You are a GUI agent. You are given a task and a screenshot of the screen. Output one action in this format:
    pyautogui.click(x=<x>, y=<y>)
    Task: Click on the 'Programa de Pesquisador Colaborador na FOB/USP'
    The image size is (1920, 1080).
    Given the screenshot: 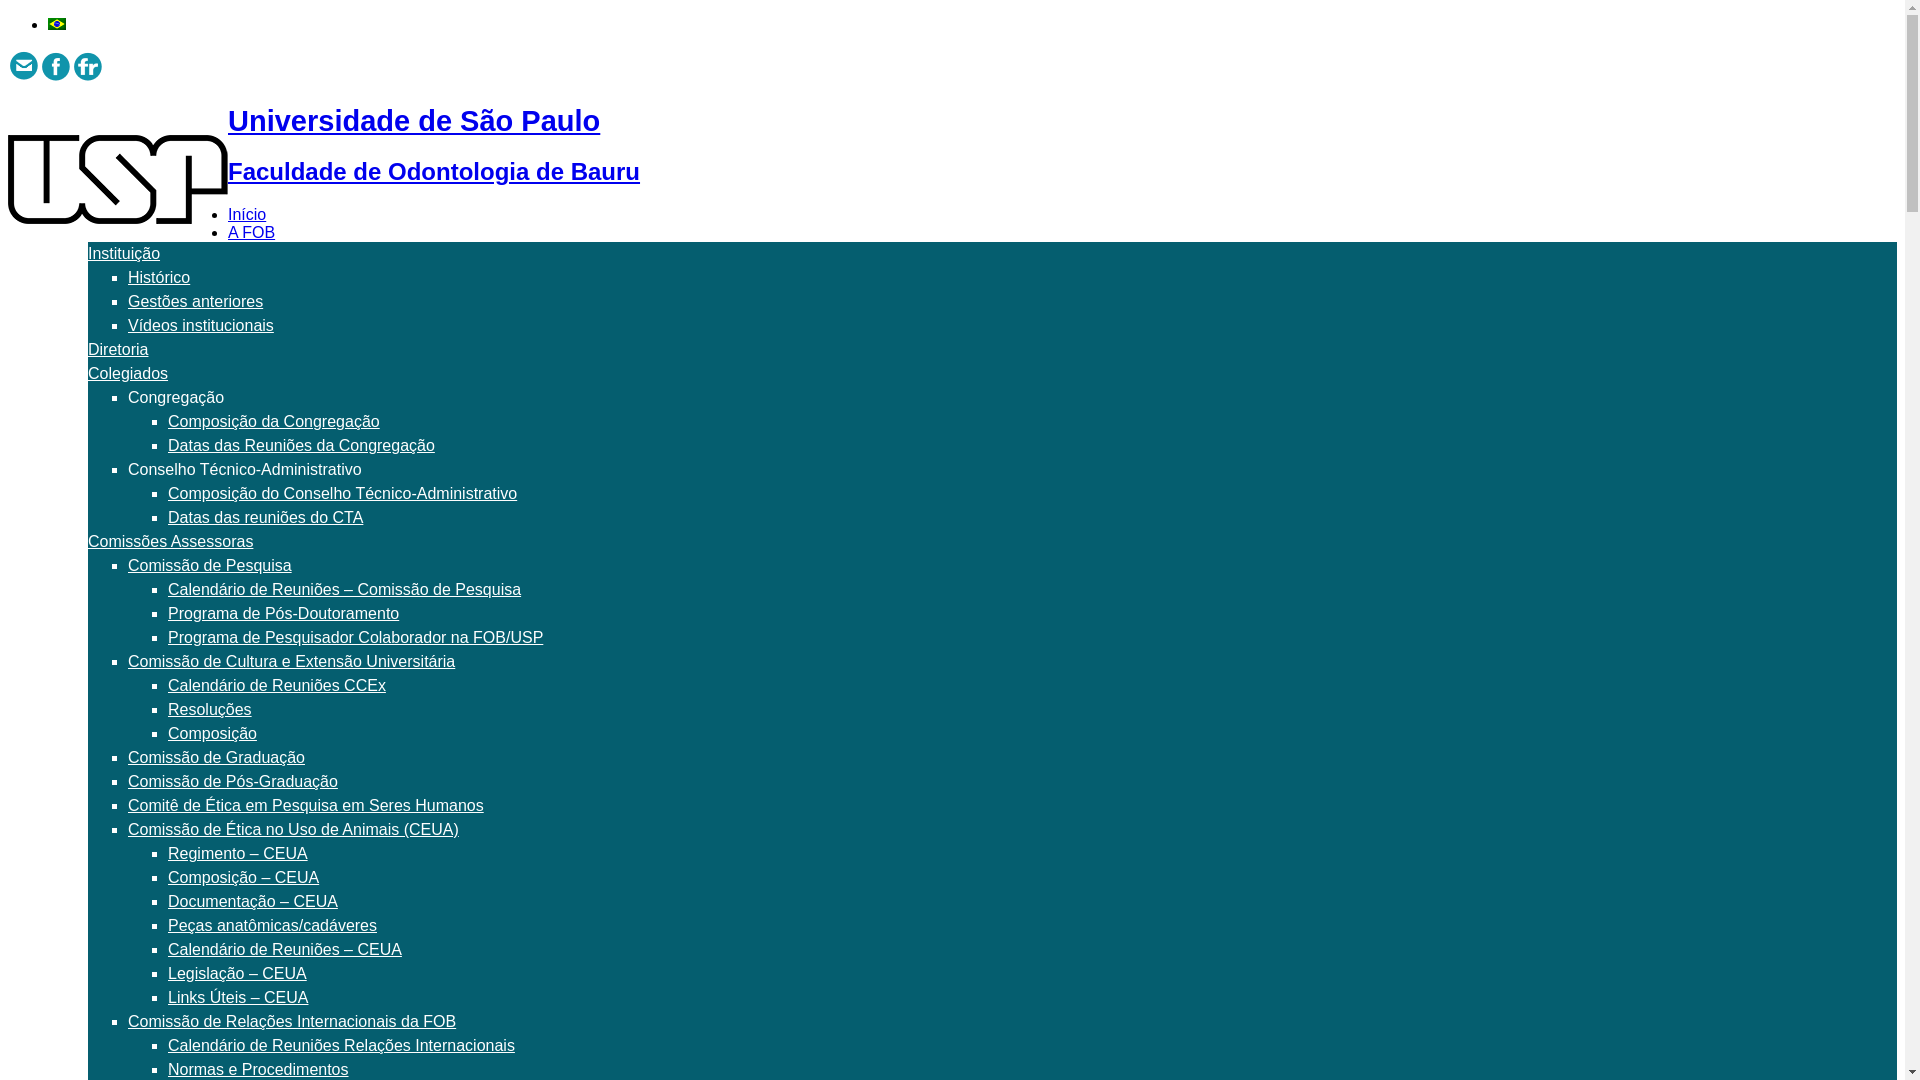 What is the action you would take?
    pyautogui.click(x=355, y=637)
    